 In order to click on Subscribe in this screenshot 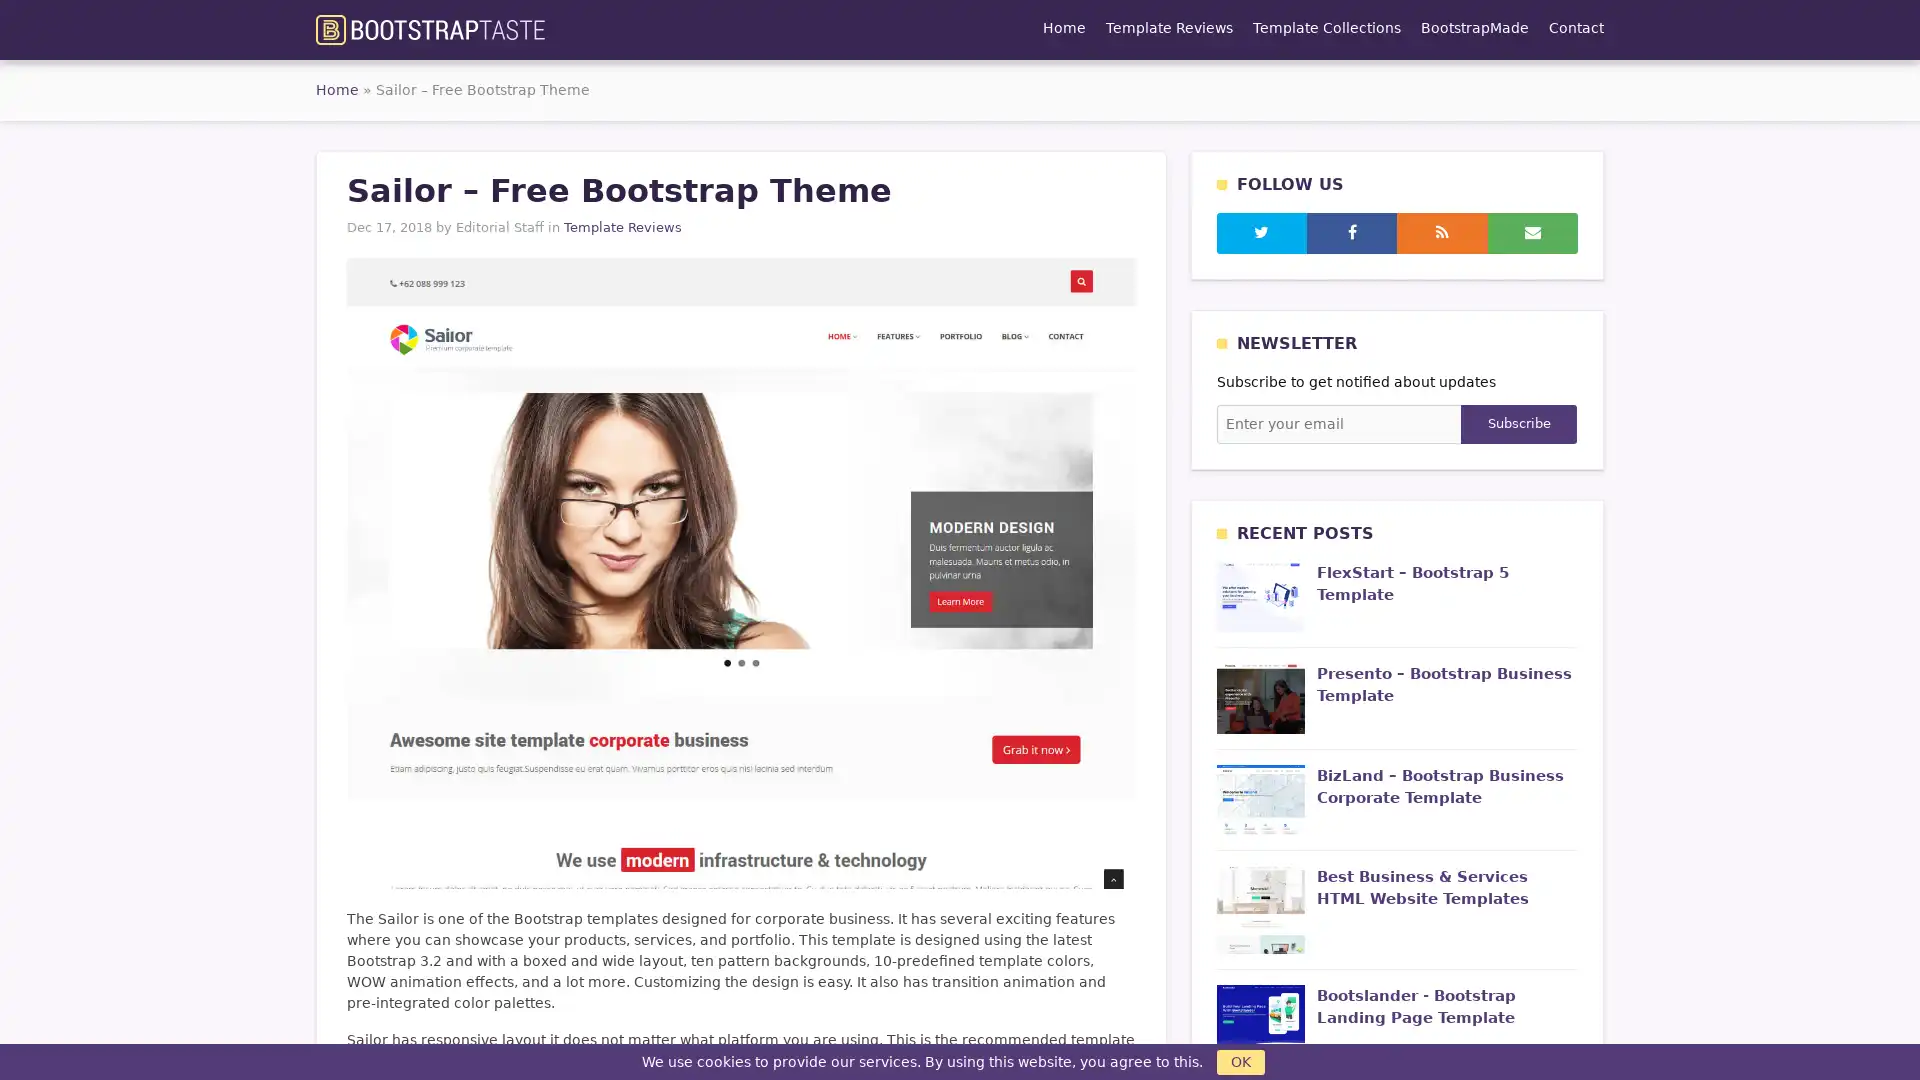, I will do `click(1518, 423)`.